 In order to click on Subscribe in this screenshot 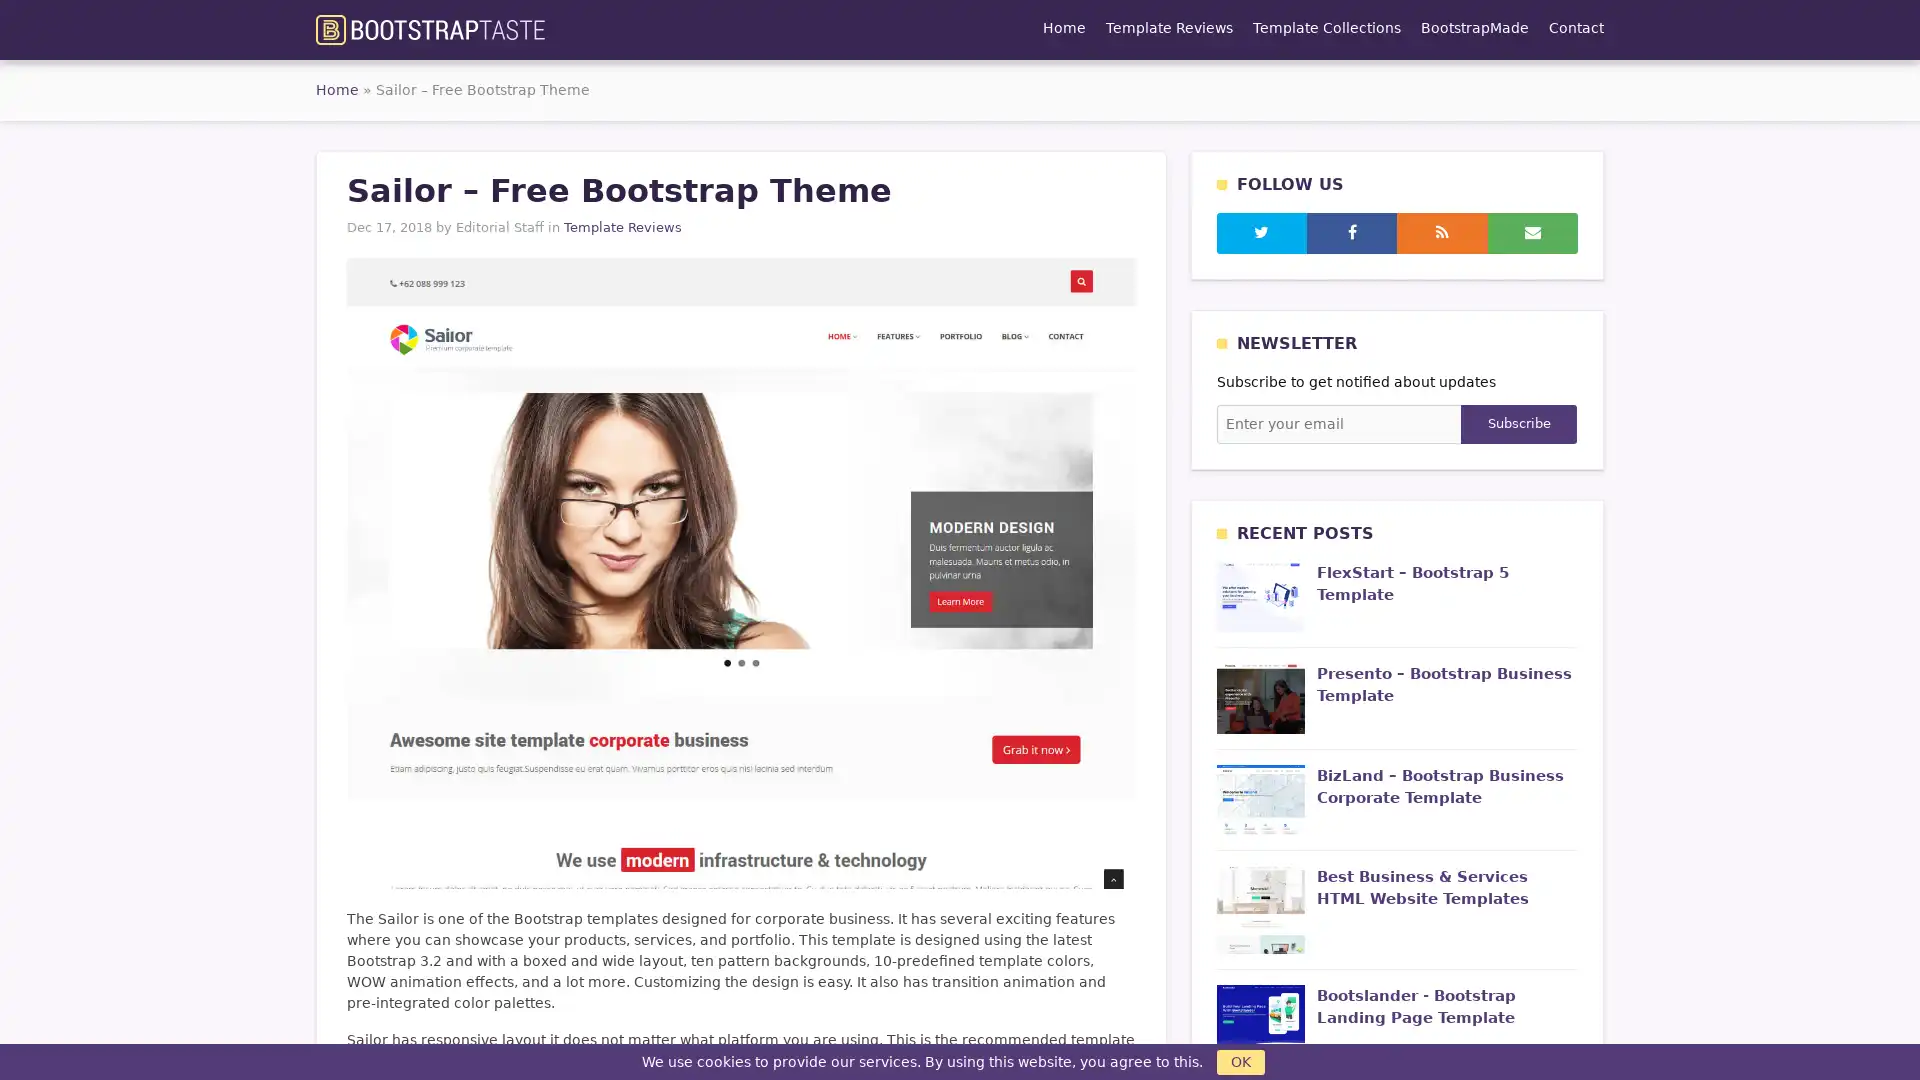, I will do `click(1518, 423)`.